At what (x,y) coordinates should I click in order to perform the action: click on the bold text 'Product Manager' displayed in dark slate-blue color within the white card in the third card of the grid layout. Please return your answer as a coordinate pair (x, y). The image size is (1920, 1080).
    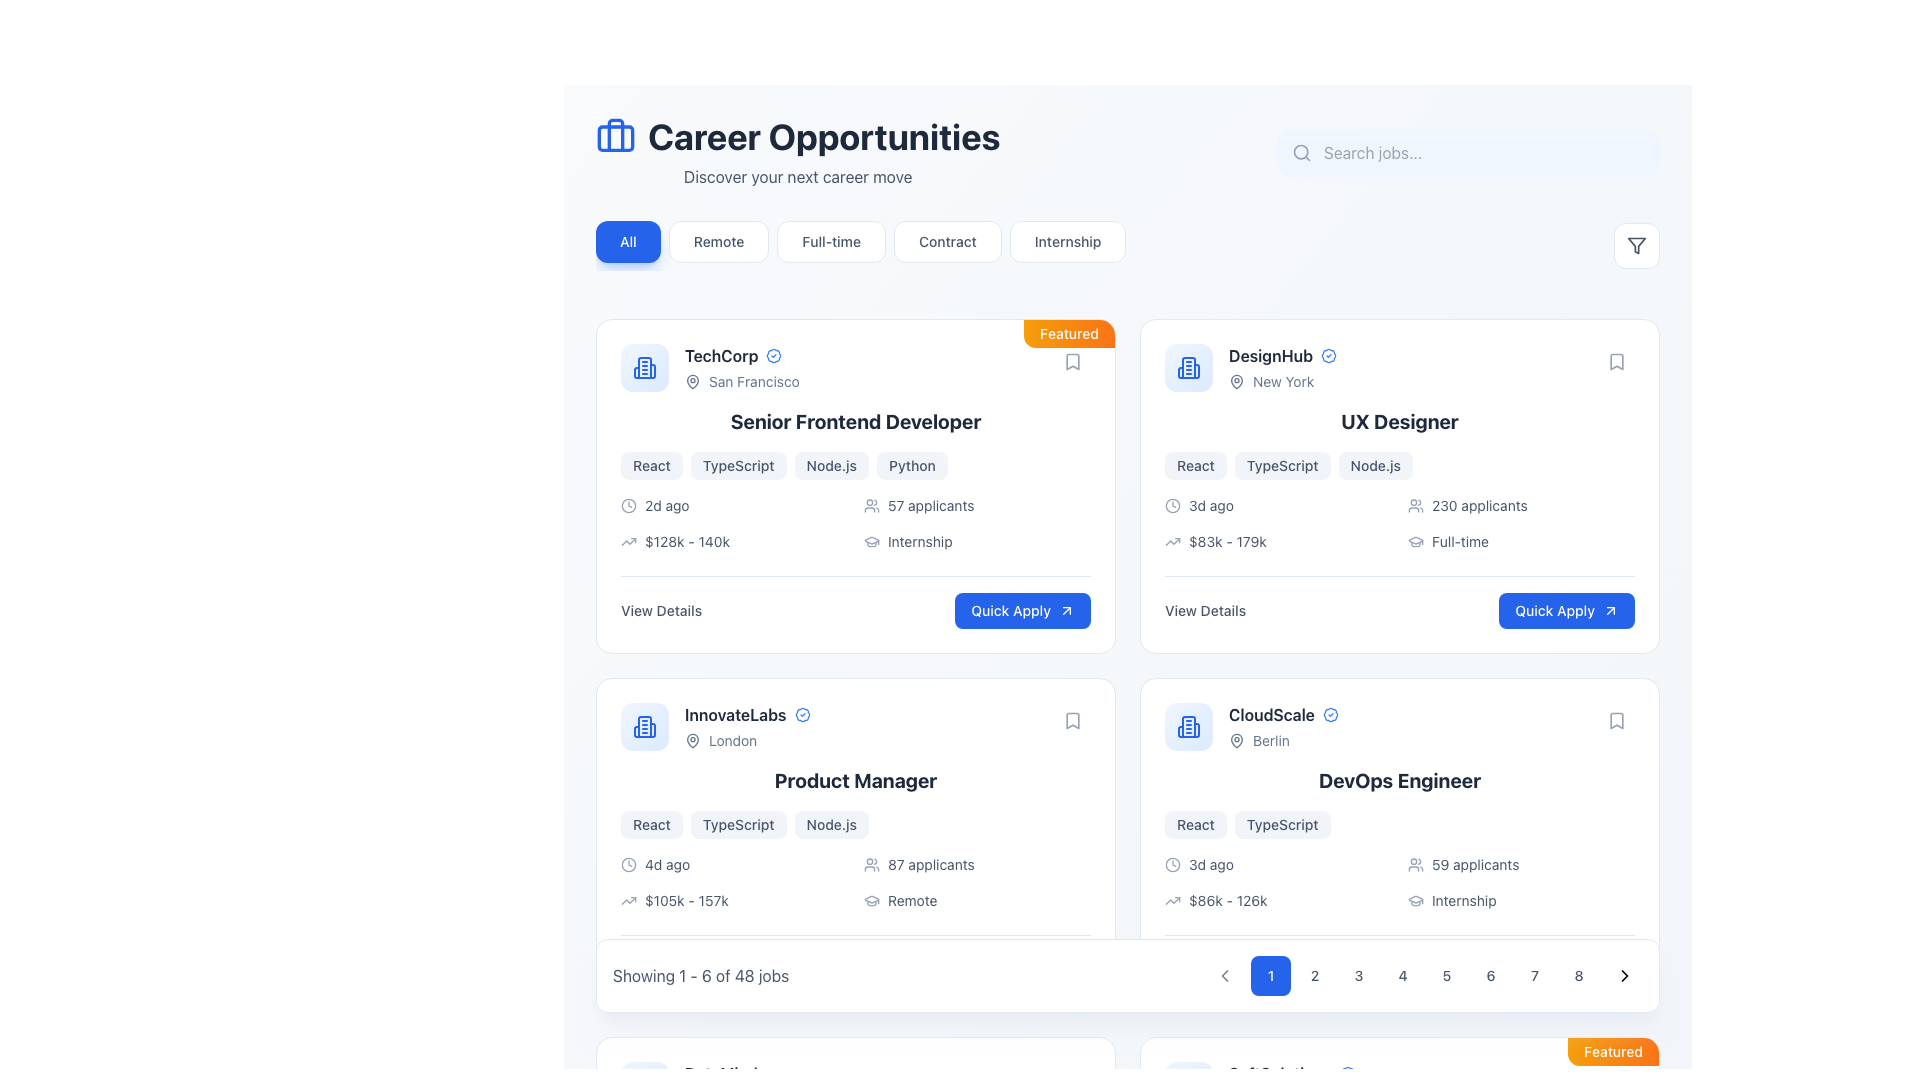
    Looking at the image, I should click on (855, 779).